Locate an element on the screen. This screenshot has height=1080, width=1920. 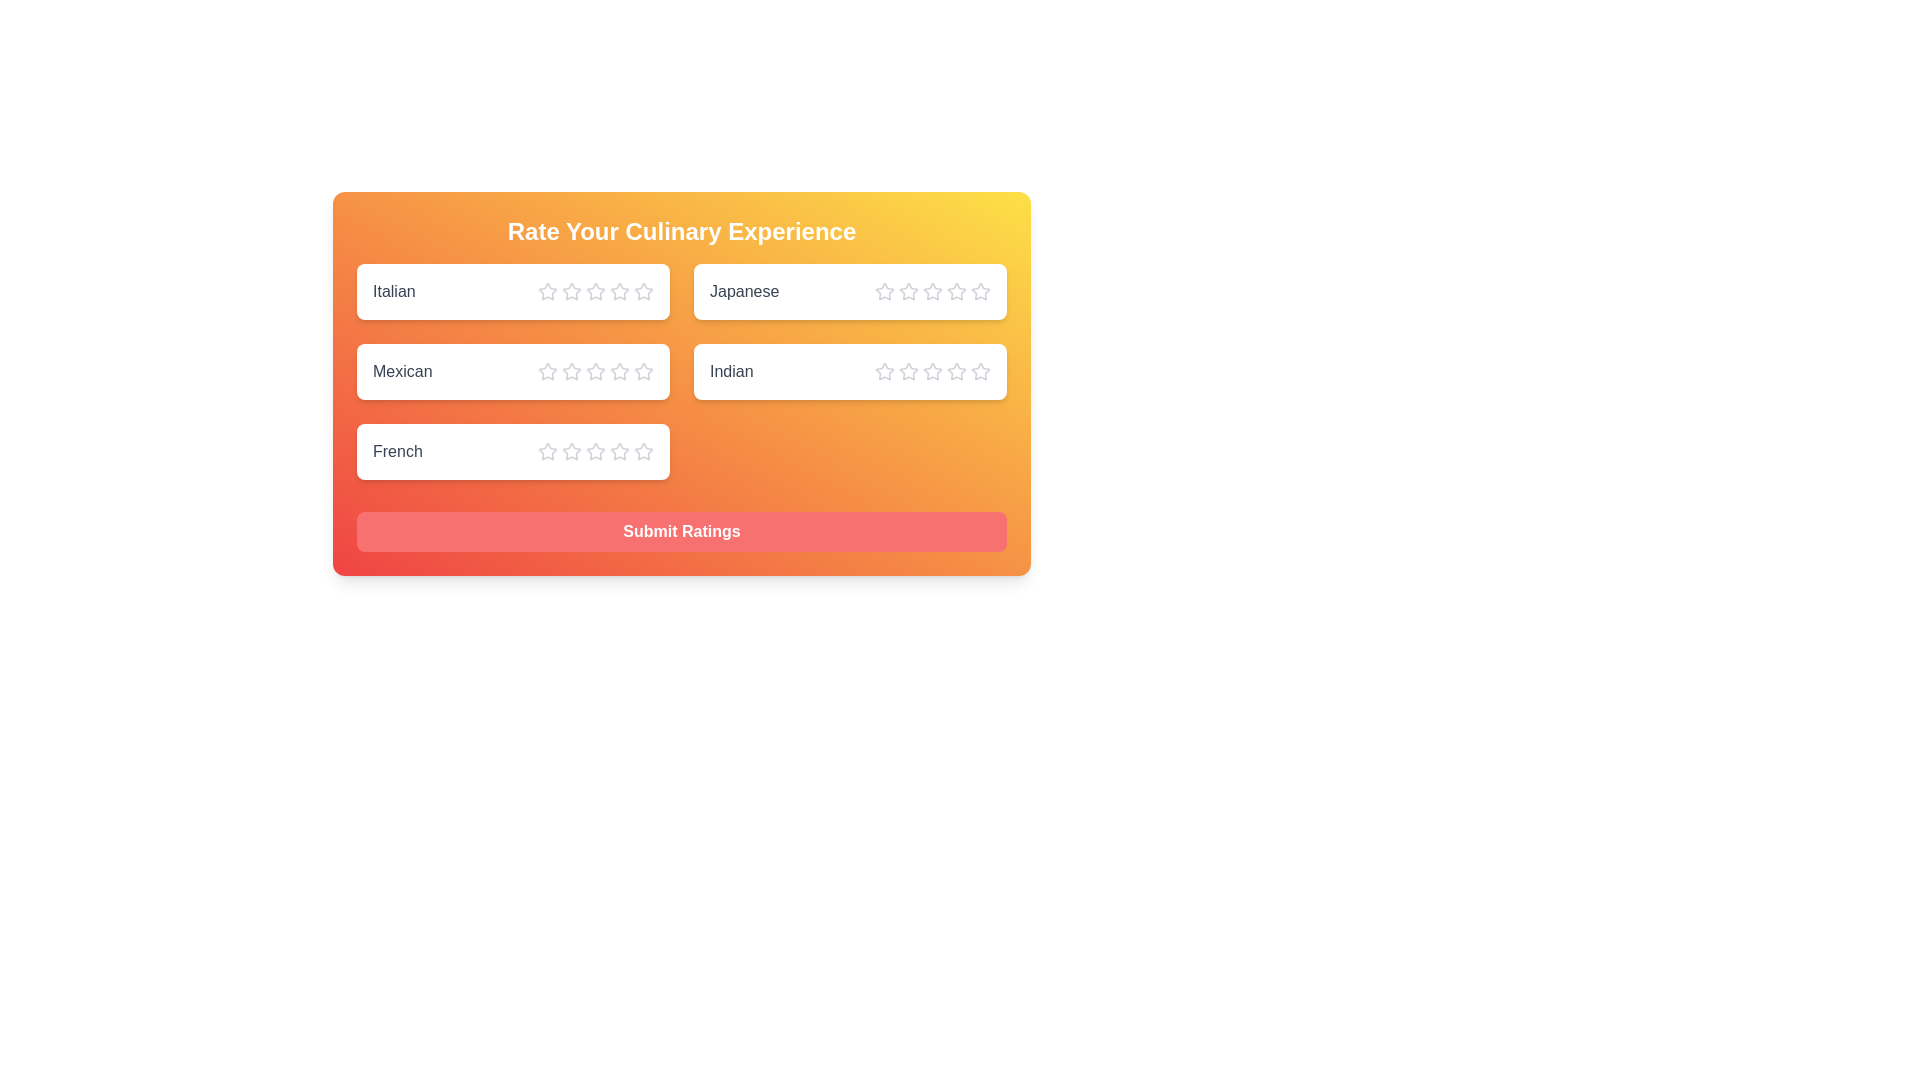
the star corresponding to the rating 3 for the cuisine French is located at coordinates (594, 451).